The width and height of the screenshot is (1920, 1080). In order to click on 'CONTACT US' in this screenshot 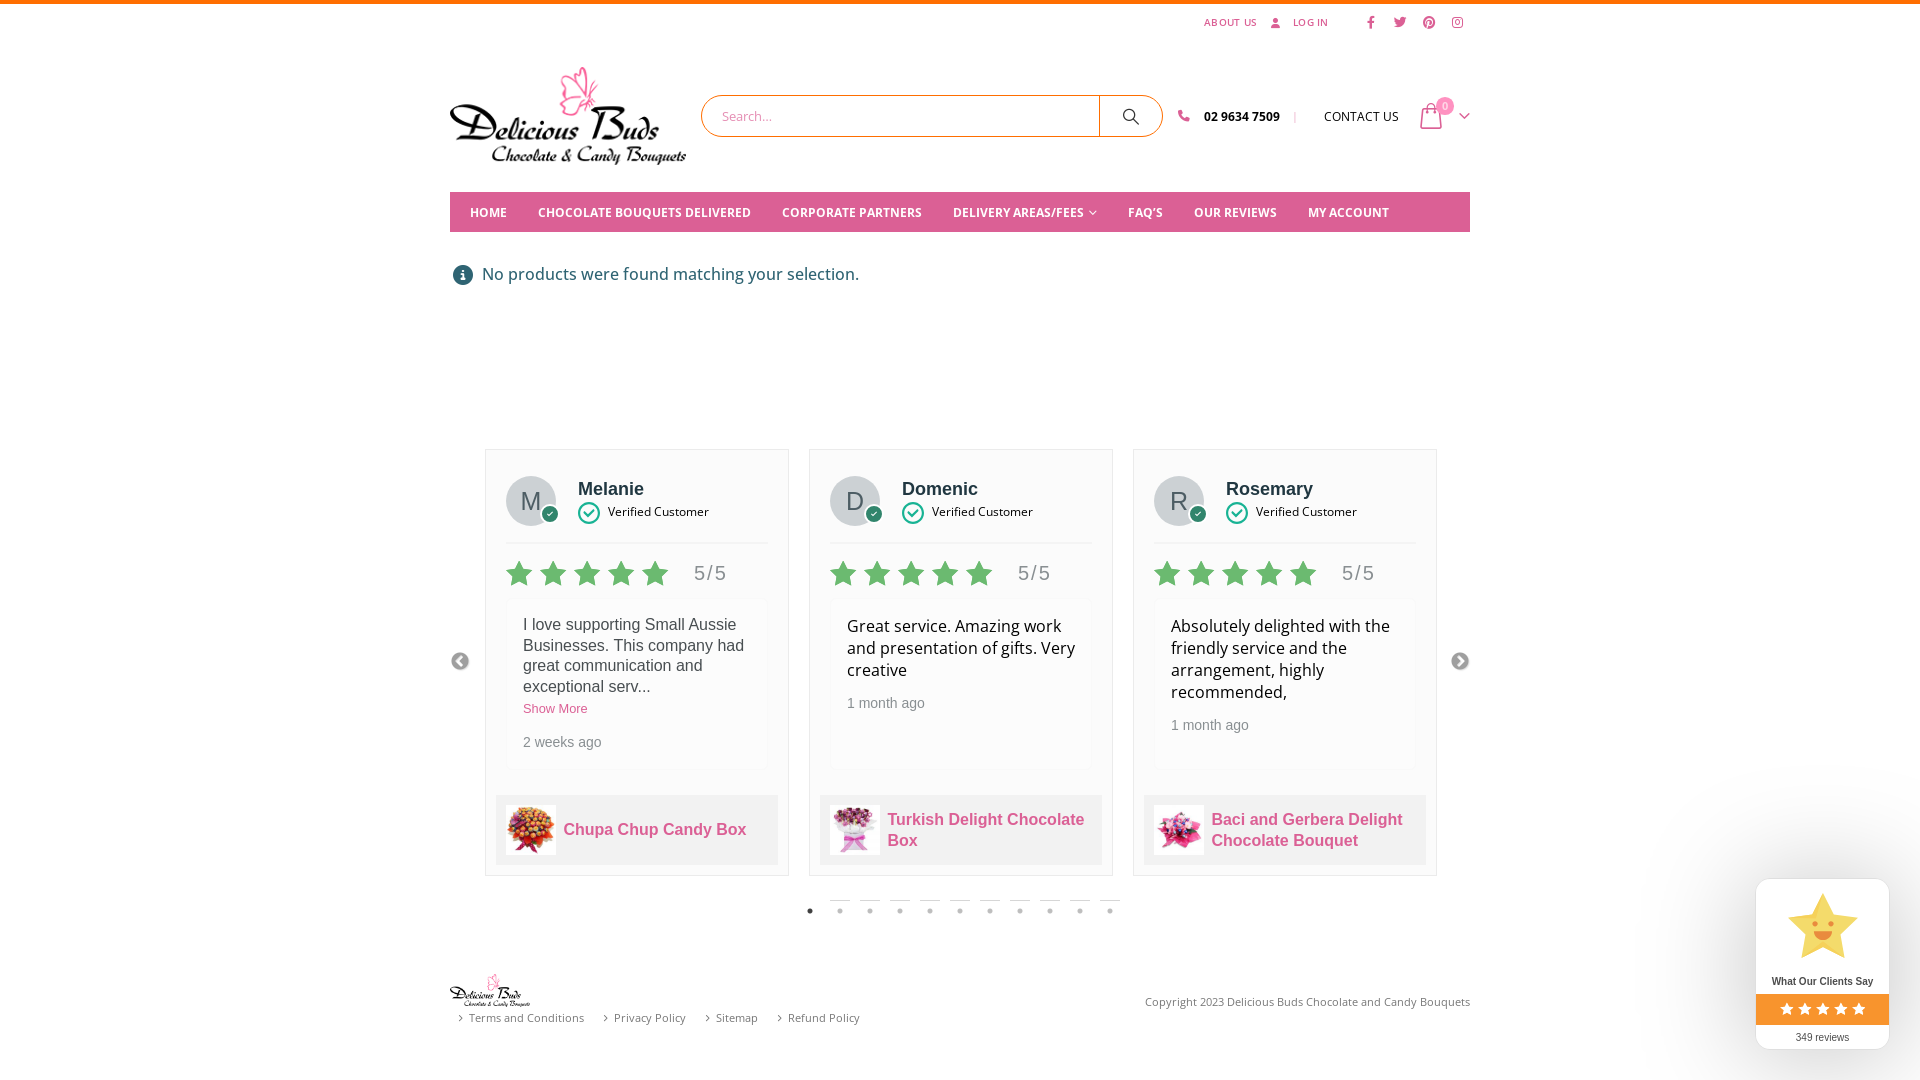, I will do `click(1360, 115)`.